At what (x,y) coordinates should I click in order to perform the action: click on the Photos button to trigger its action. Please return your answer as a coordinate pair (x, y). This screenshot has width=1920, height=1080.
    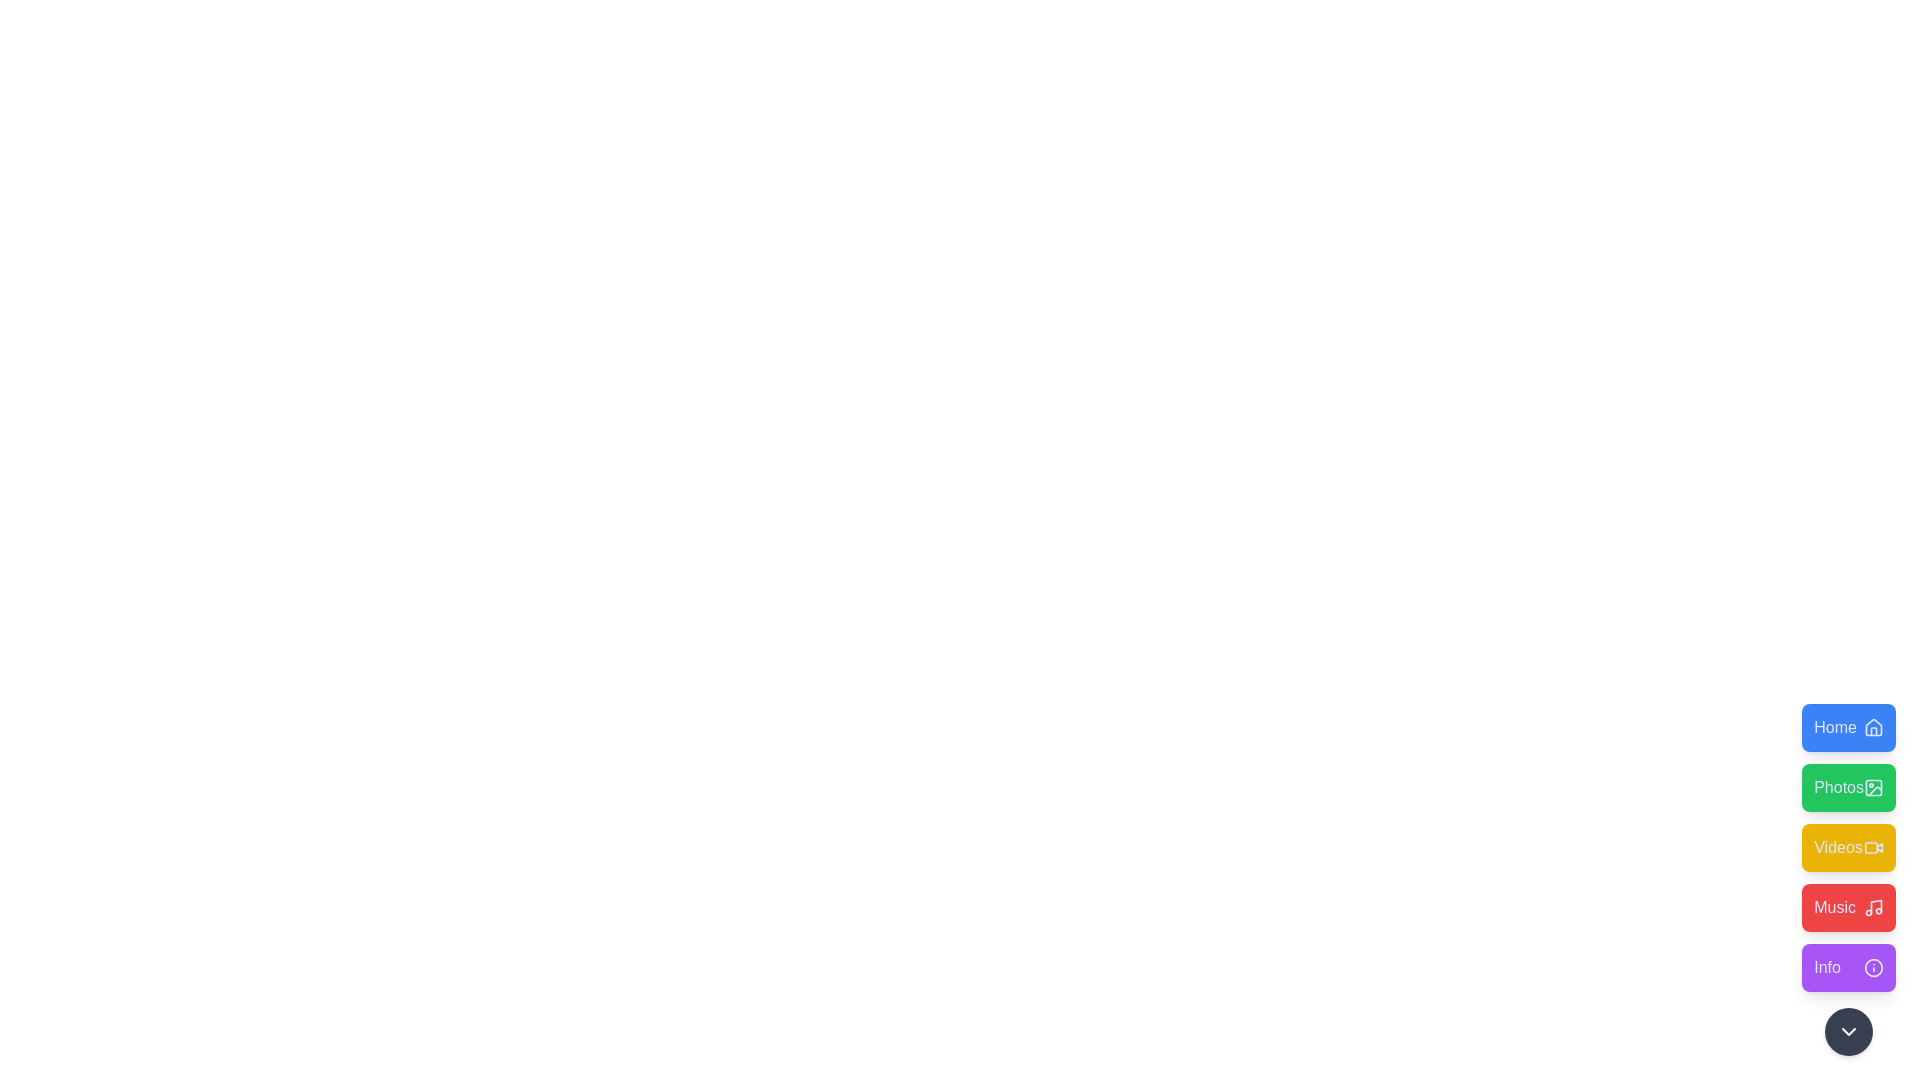
    Looking at the image, I should click on (1847, 786).